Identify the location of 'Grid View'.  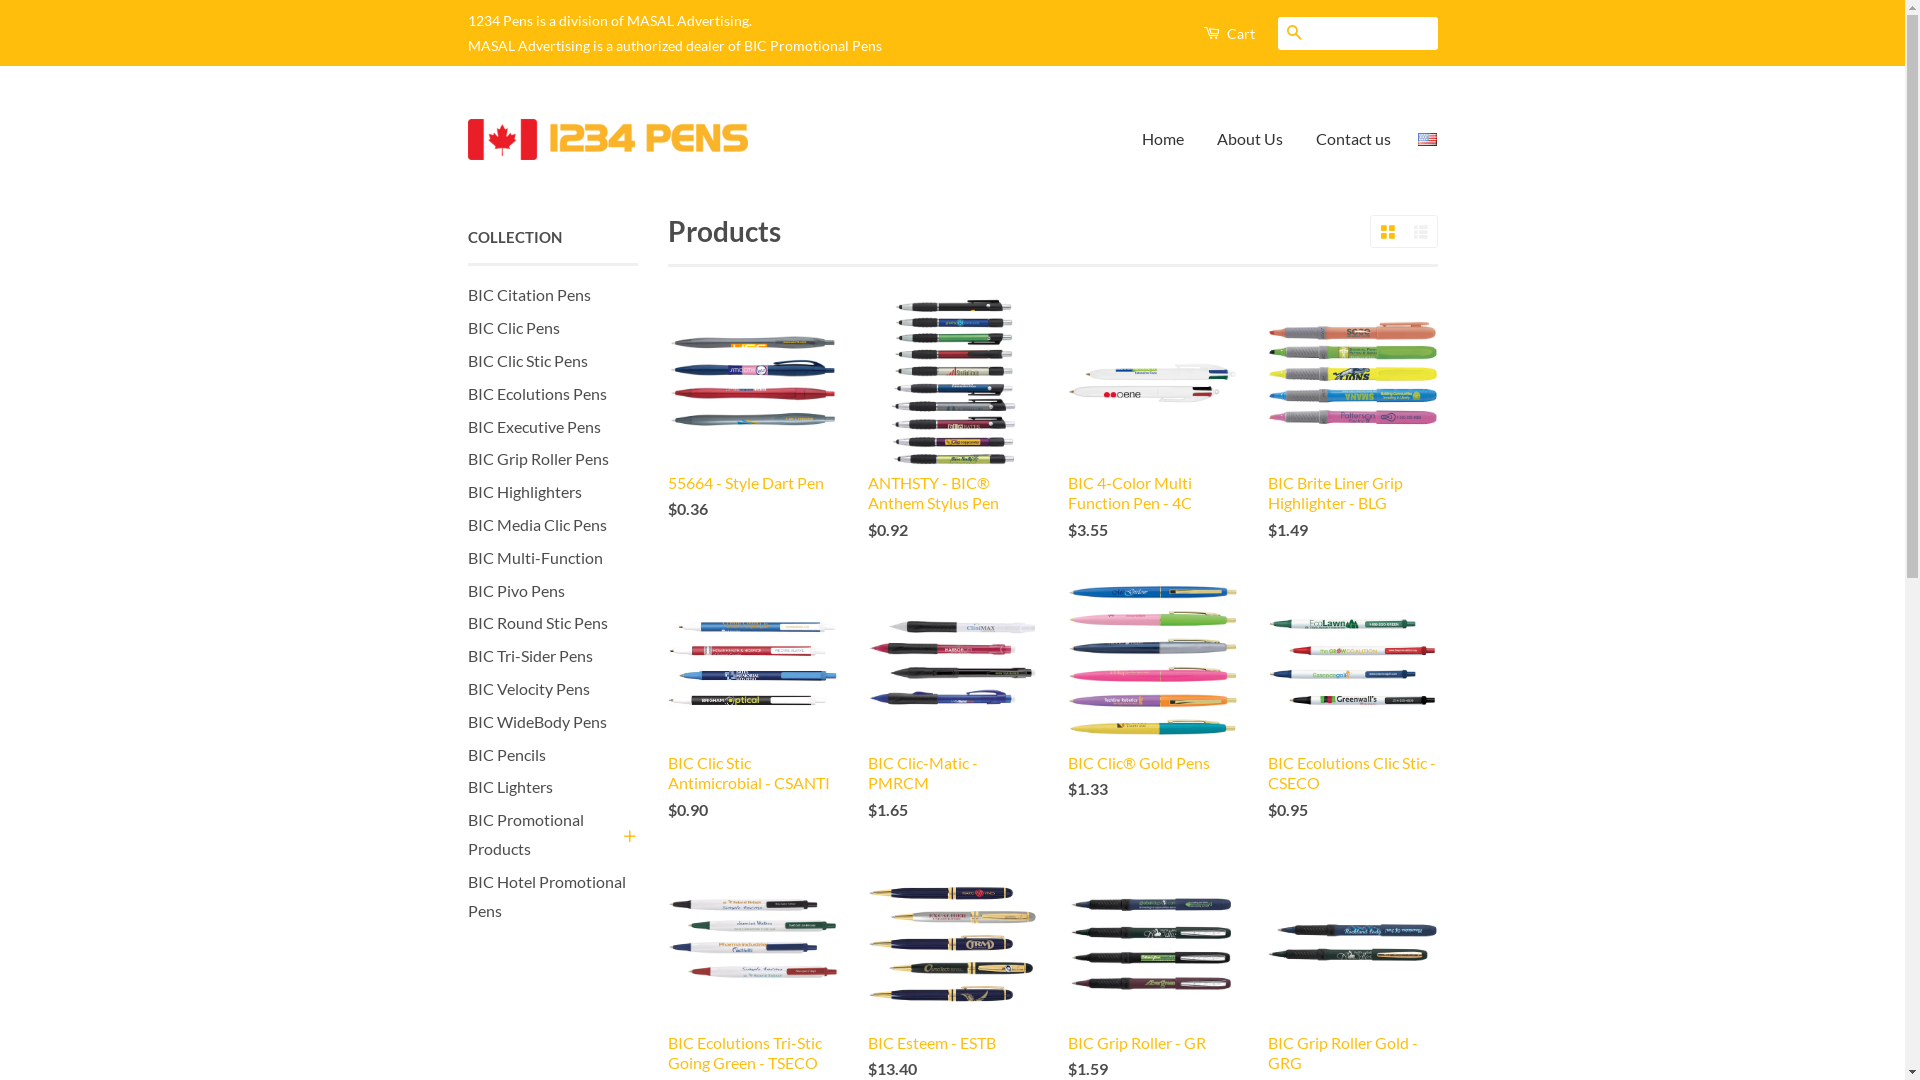
(1385, 231).